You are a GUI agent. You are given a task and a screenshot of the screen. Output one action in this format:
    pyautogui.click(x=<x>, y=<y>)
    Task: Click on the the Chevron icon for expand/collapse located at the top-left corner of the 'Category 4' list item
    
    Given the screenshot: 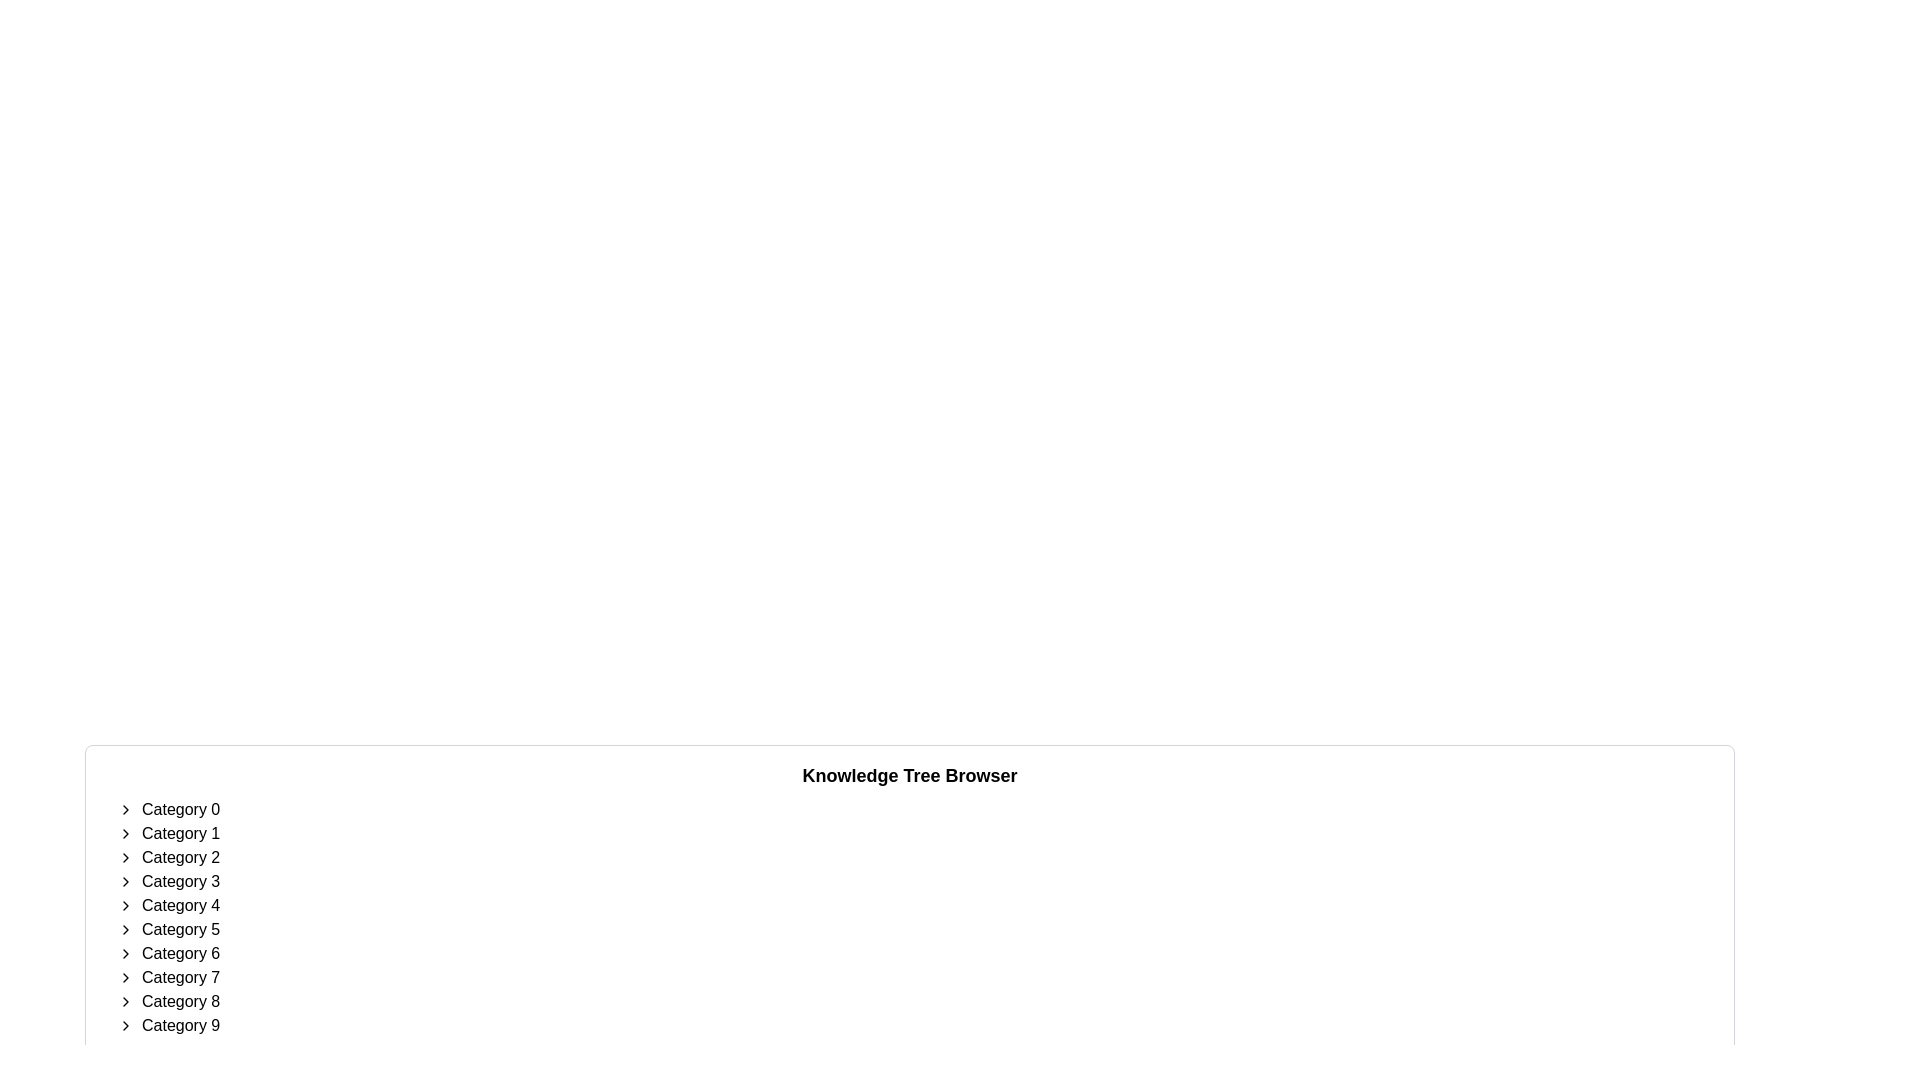 What is the action you would take?
    pyautogui.click(x=124, y=906)
    